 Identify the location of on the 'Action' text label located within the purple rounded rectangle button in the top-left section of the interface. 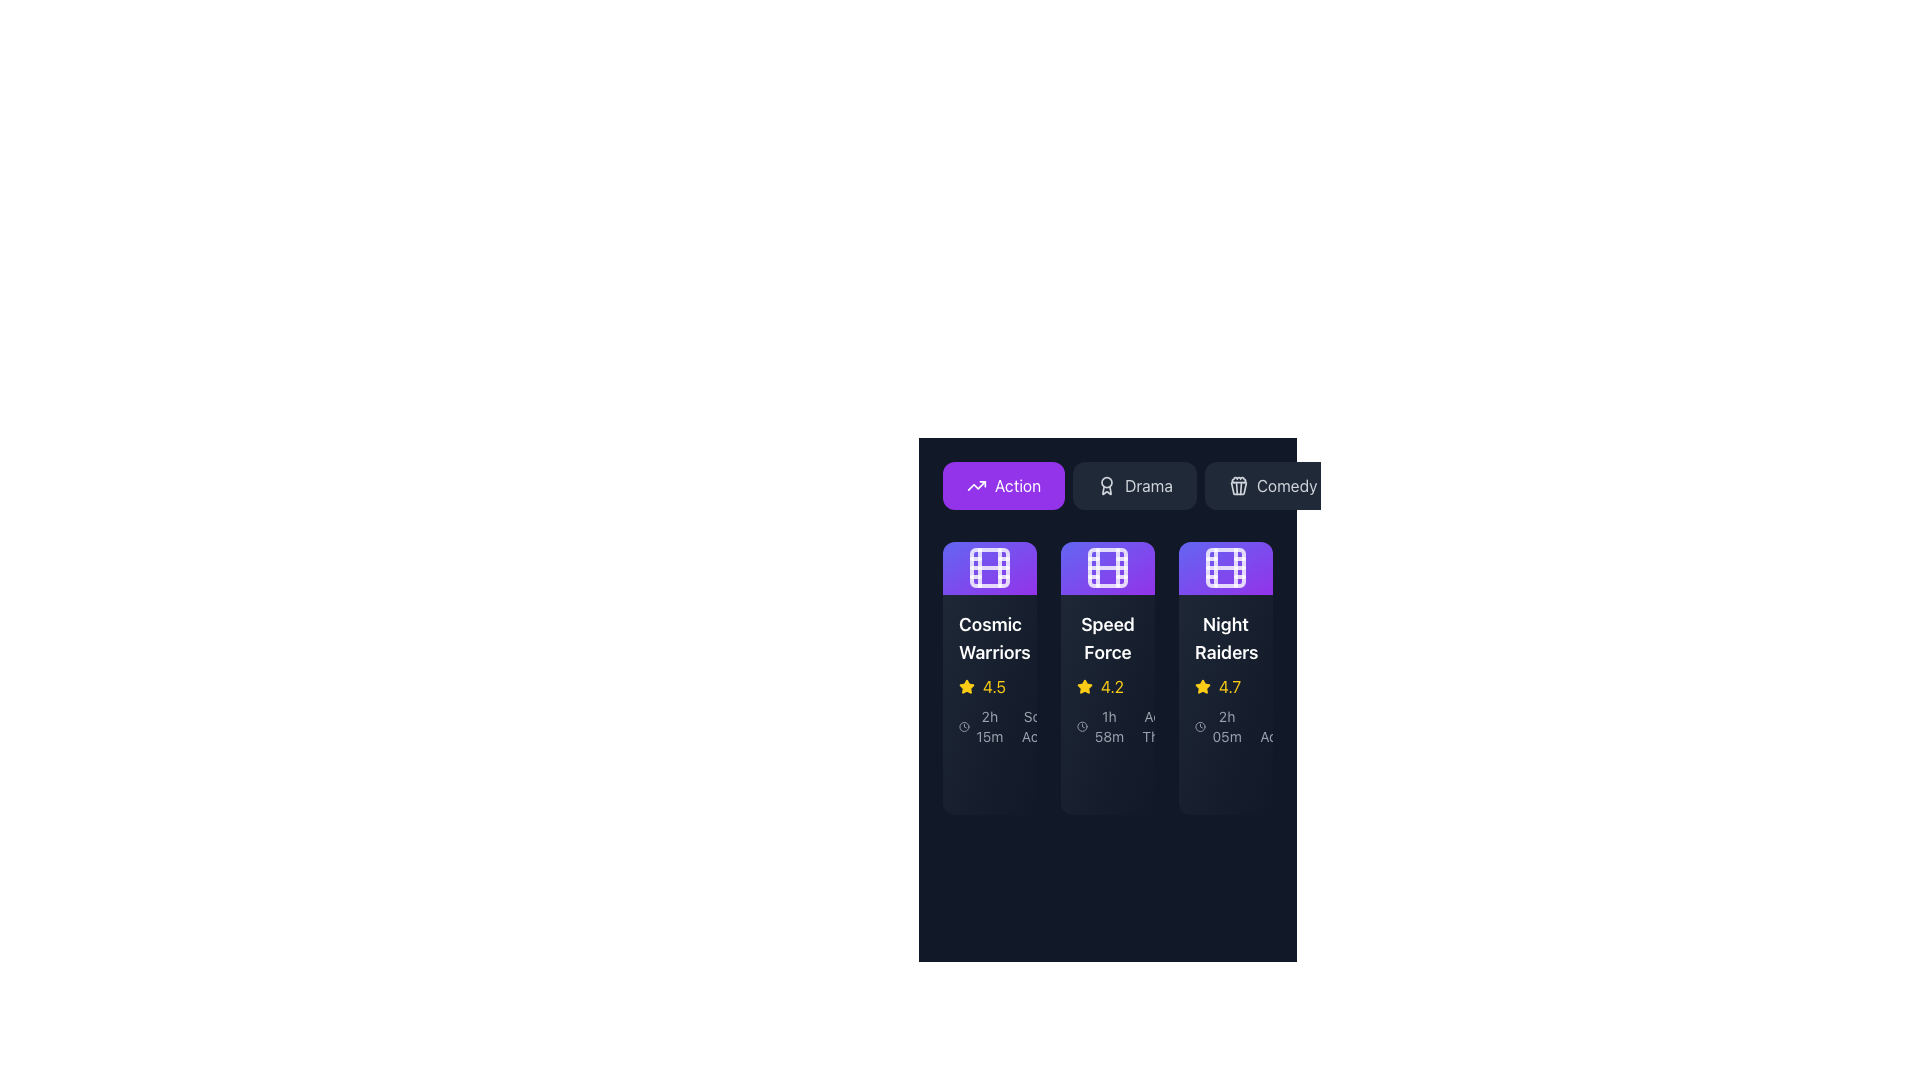
(1017, 486).